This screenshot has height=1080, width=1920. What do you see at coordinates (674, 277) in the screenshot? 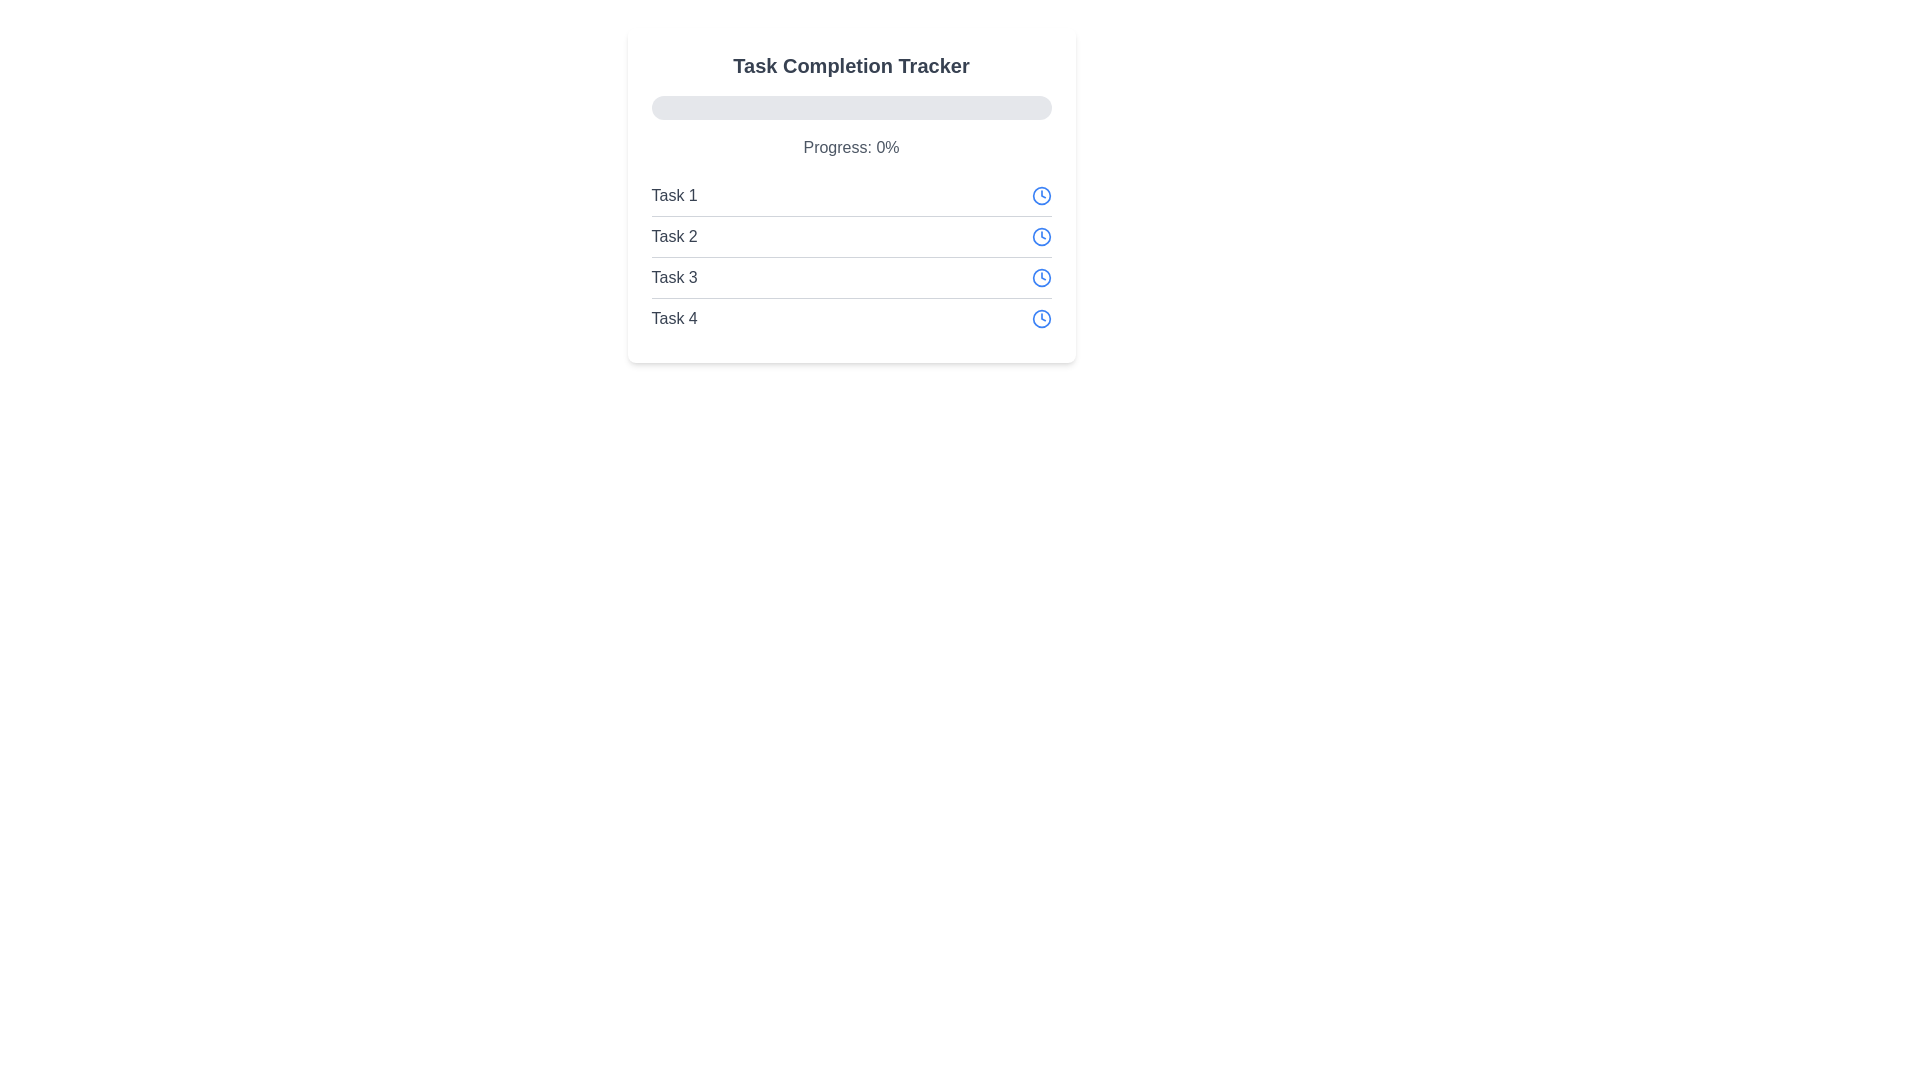
I see `the text label indicating 'Task 3' in the Task Completion Tracker, which is positioned in the third row between 'Task 2' and 'Task 4'` at bounding box center [674, 277].